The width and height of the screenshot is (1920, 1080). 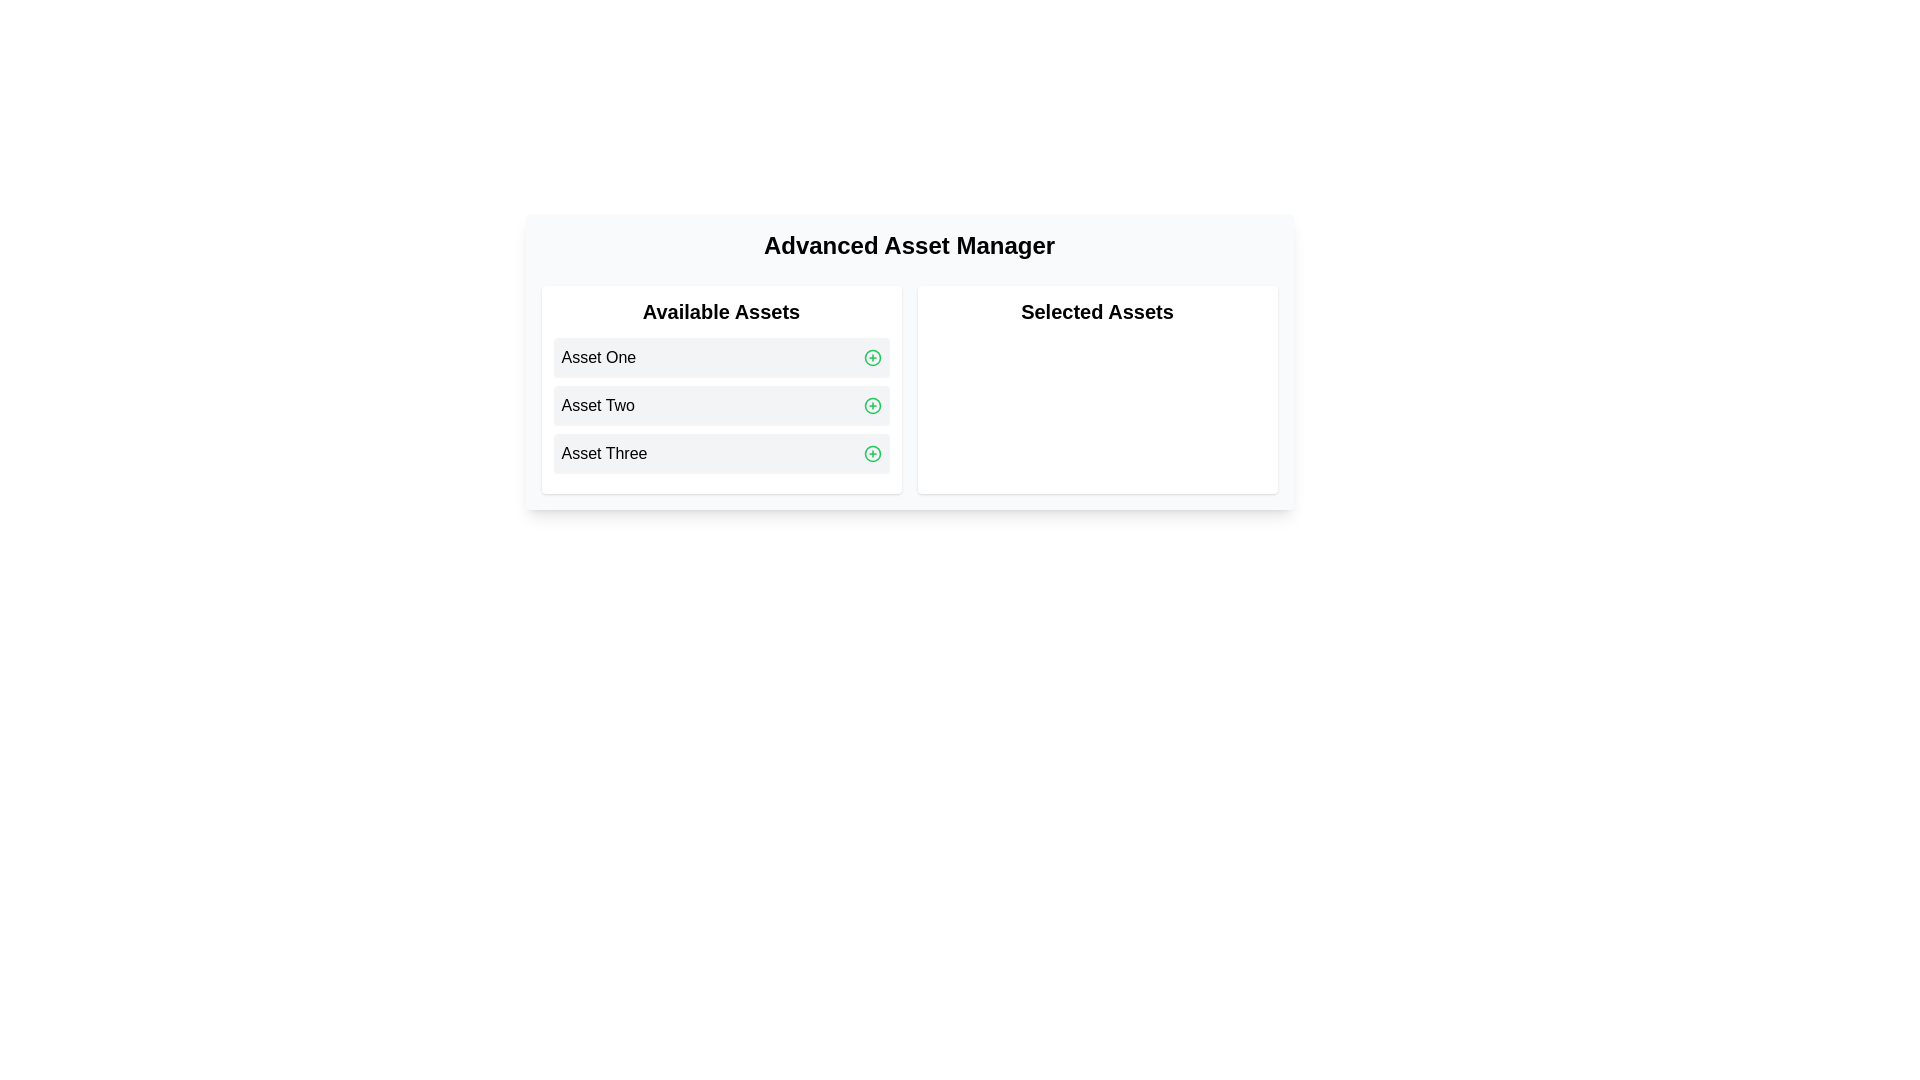 I want to click on primary SVG Circle associated with the 'Asset Two' entry located in the 'Available Assets' section, so click(x=872, y=405).